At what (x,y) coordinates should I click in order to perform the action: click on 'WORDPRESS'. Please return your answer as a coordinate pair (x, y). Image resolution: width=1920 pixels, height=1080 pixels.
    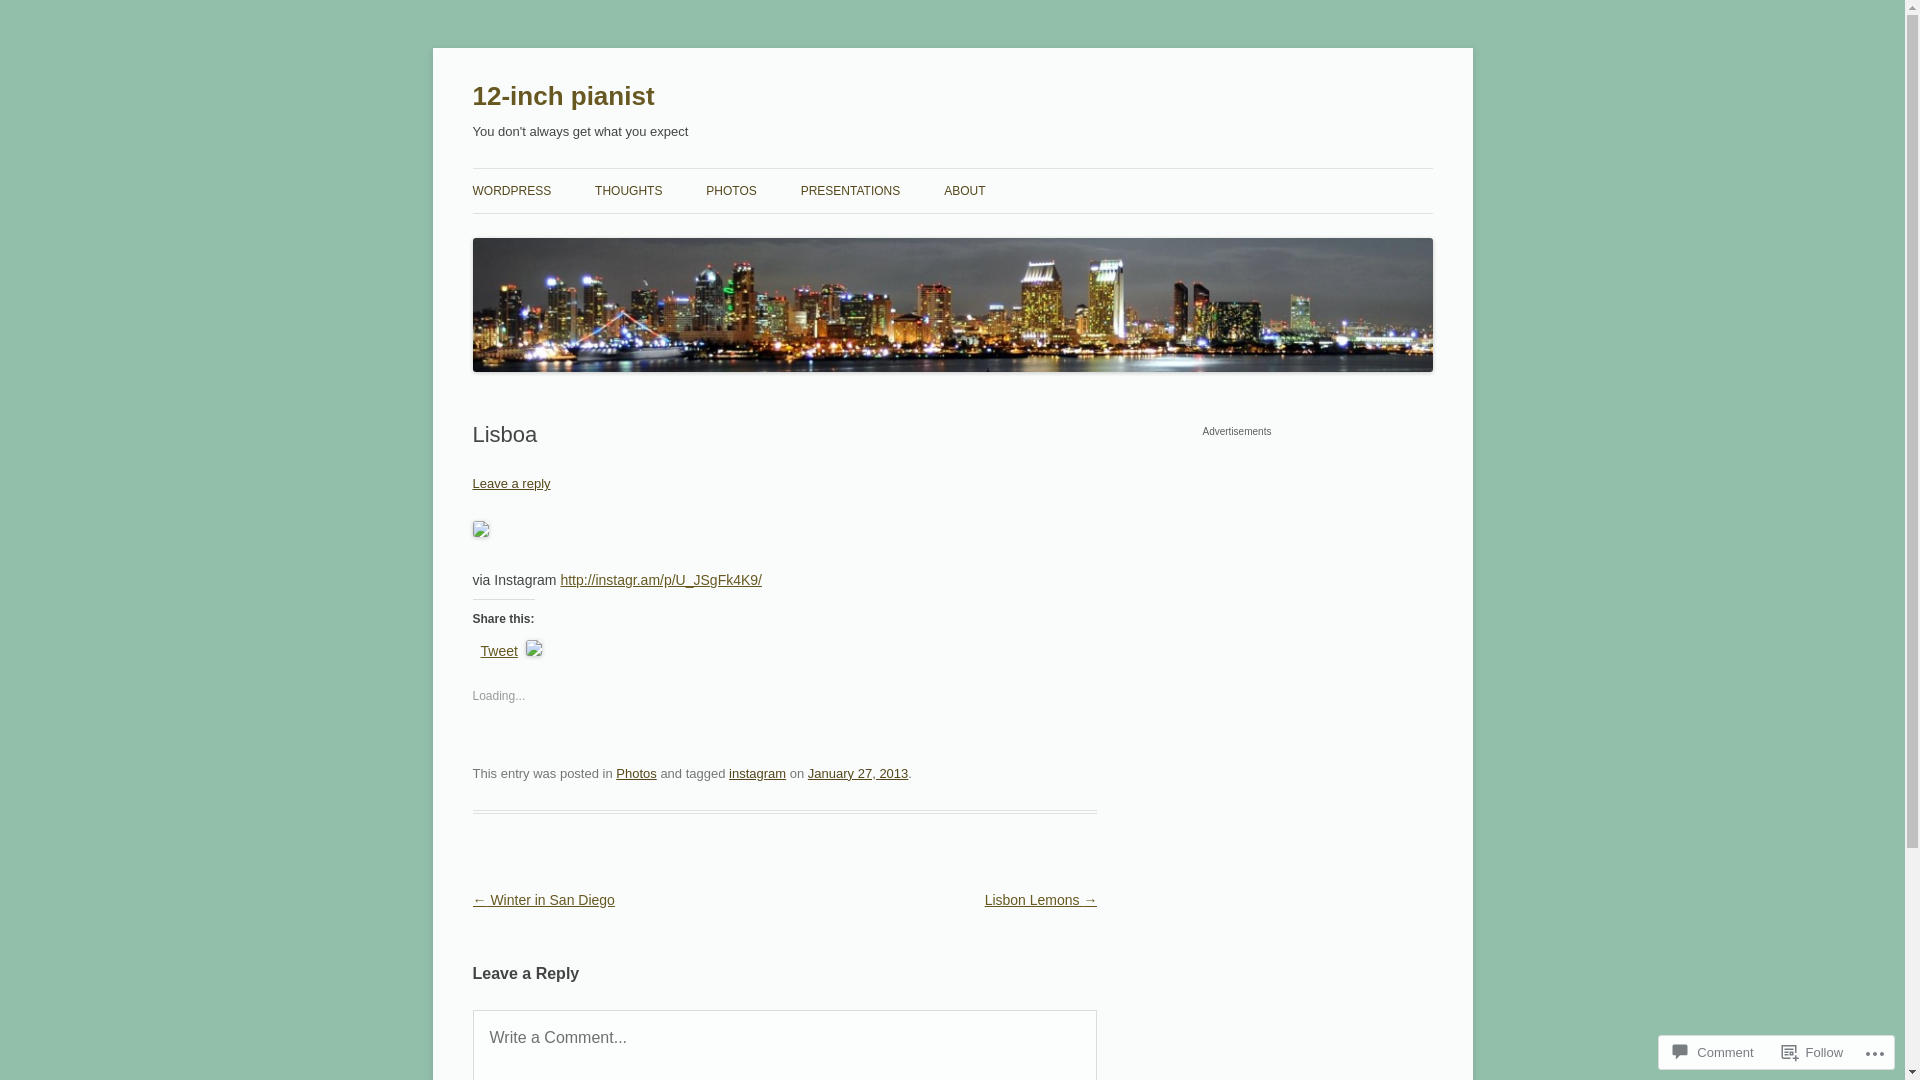
    Looking at the image, I should click on (511, 191).